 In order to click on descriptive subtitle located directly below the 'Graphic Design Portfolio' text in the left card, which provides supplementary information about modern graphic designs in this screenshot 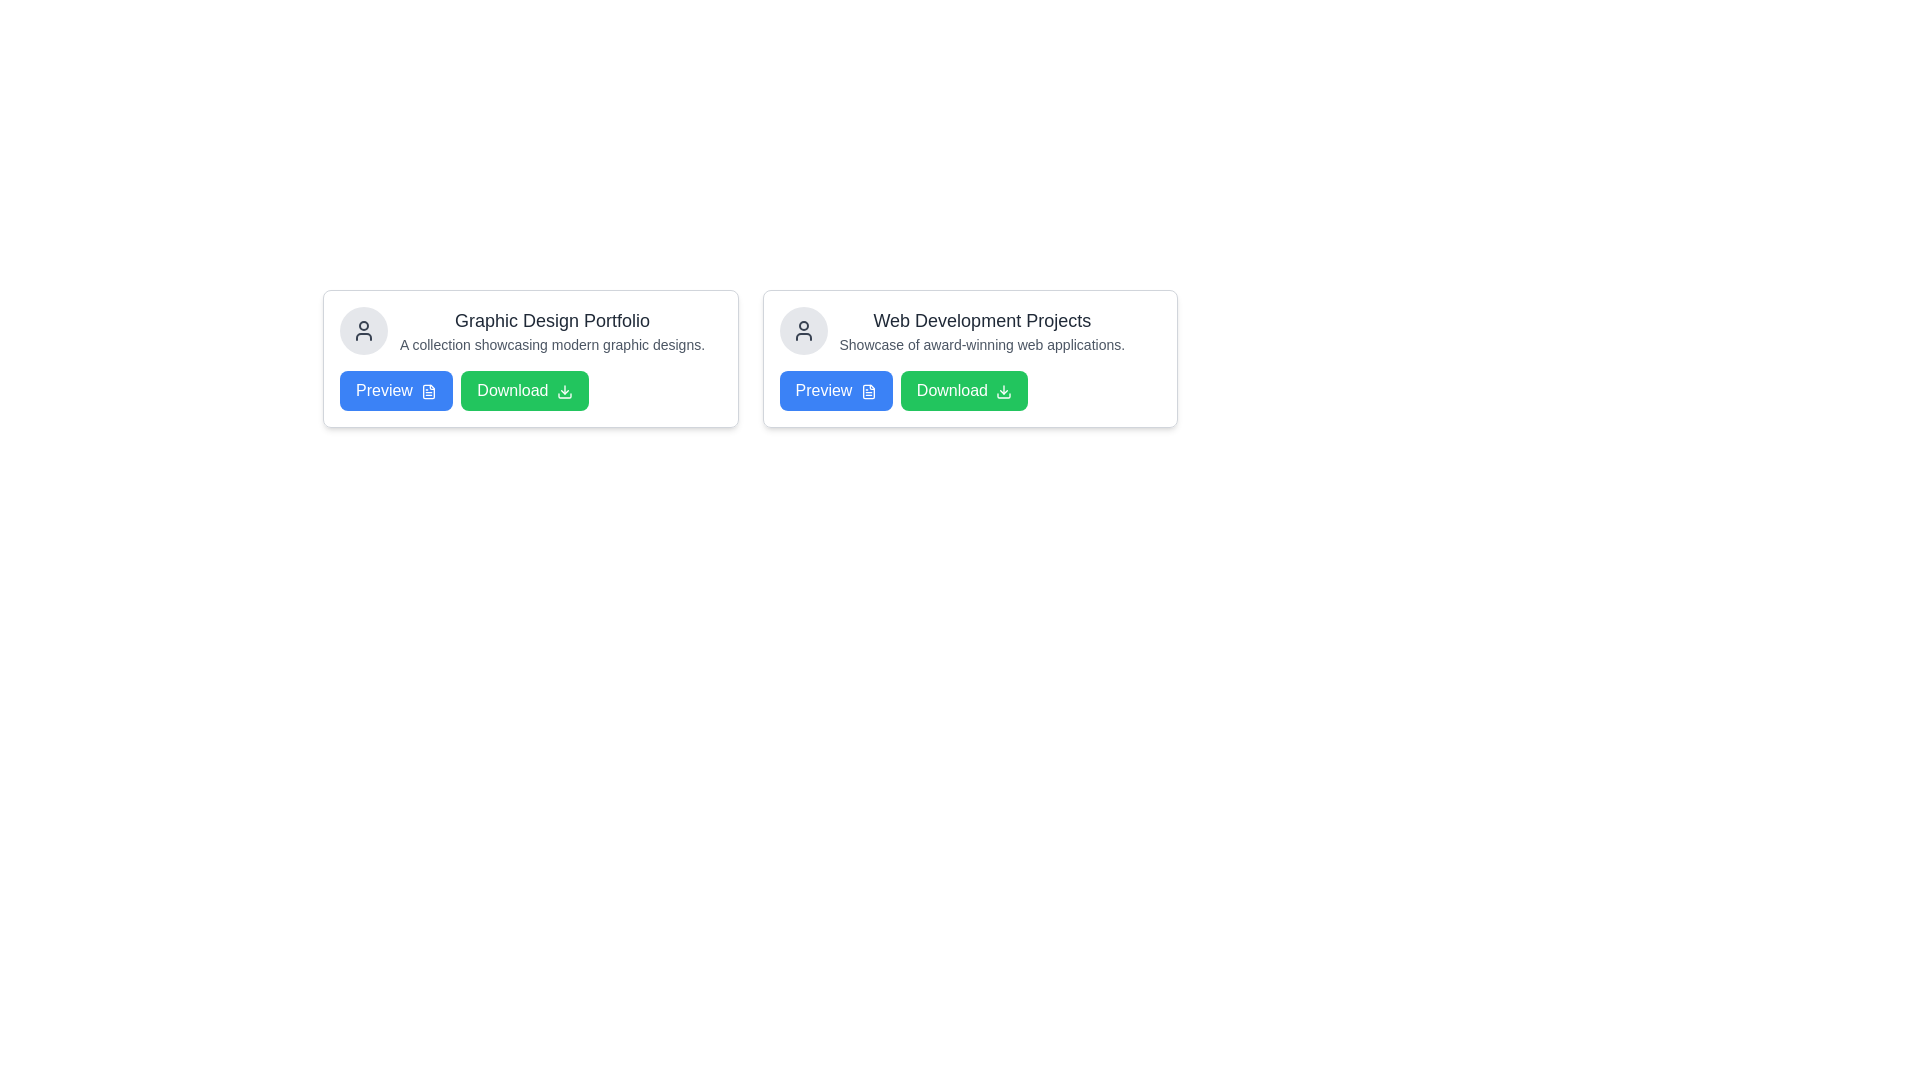, I will do `click(552, 343)`.